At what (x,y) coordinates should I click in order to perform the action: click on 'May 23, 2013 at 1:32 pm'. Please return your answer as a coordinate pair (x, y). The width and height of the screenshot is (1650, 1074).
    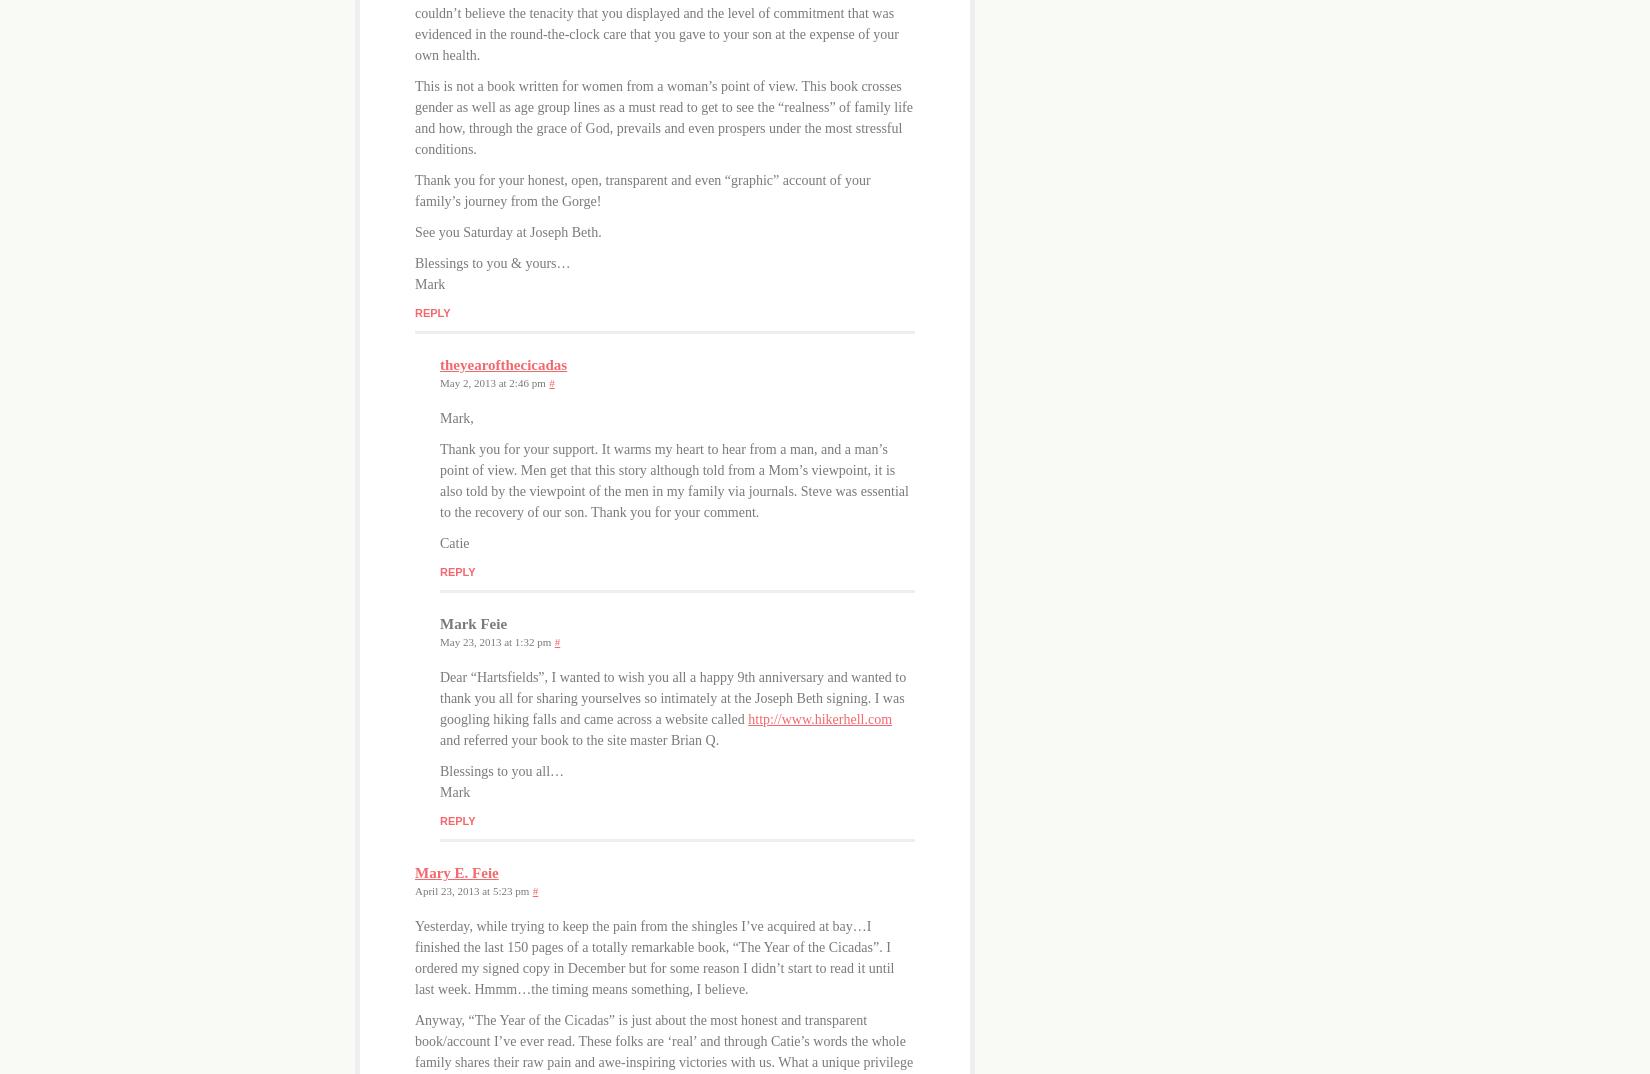
    Looking at the image, I should click on (494, 640).